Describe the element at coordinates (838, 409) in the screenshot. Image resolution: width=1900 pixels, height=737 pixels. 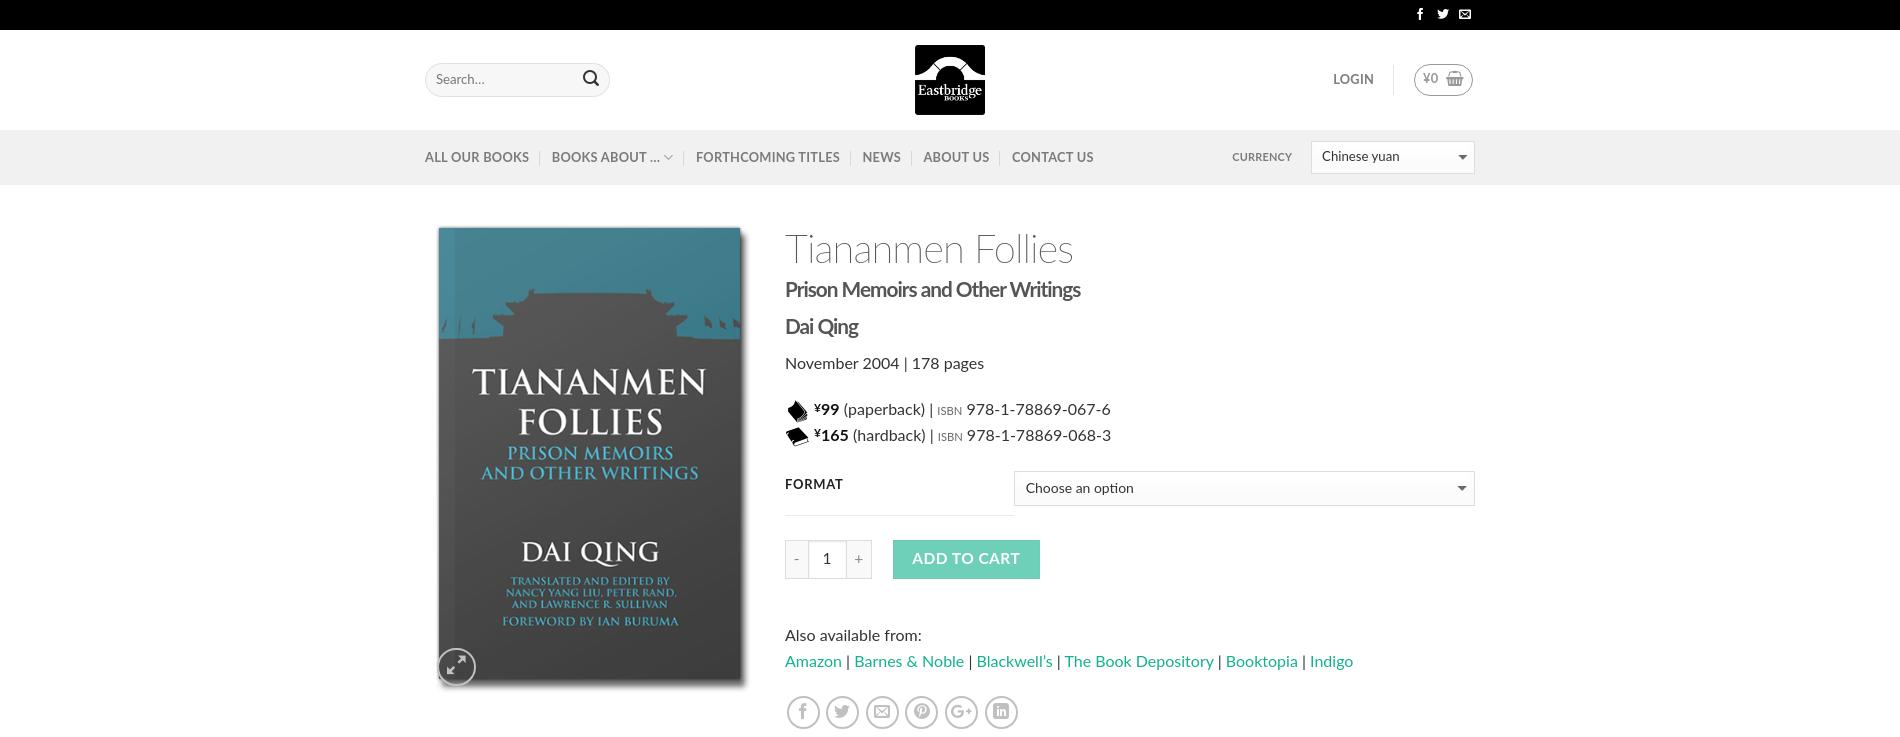
I see `'(paperback) |'` at that location.